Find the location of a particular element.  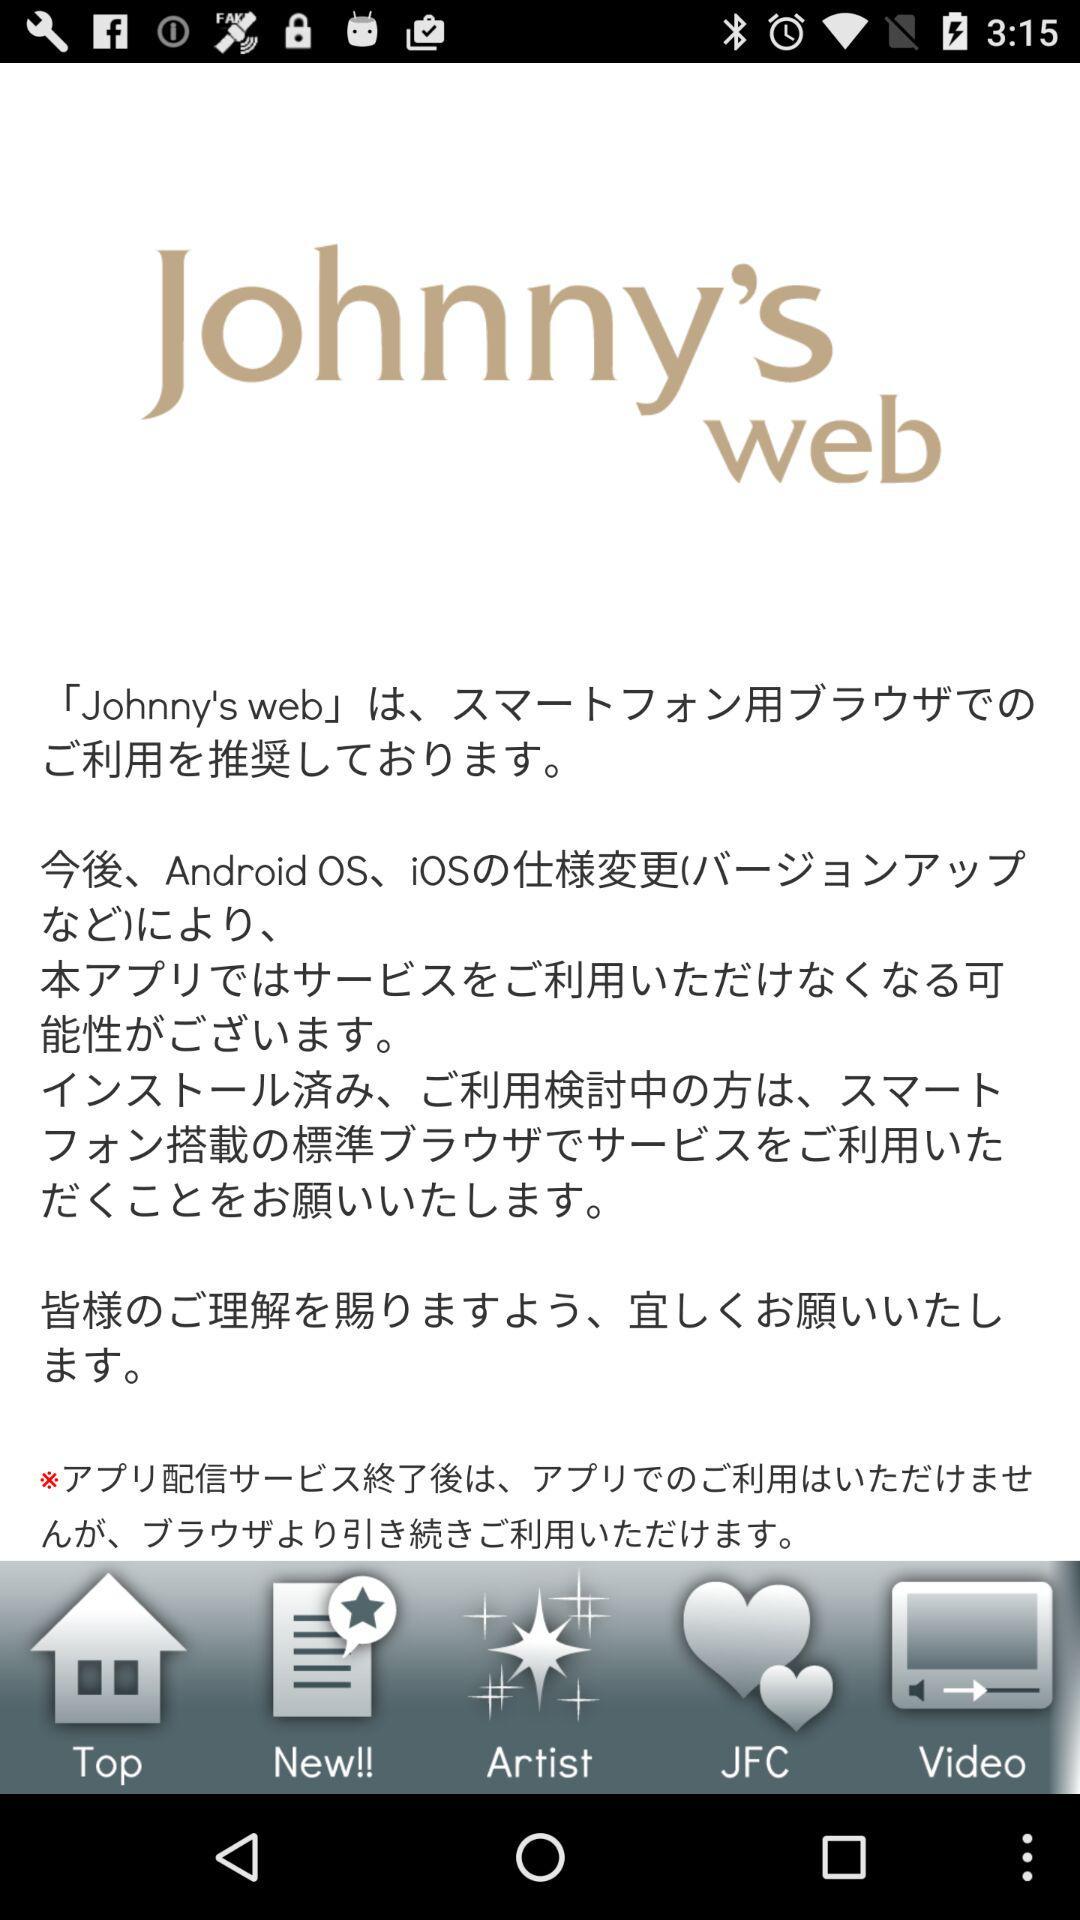

new content is located at coordinates (323, 1677).